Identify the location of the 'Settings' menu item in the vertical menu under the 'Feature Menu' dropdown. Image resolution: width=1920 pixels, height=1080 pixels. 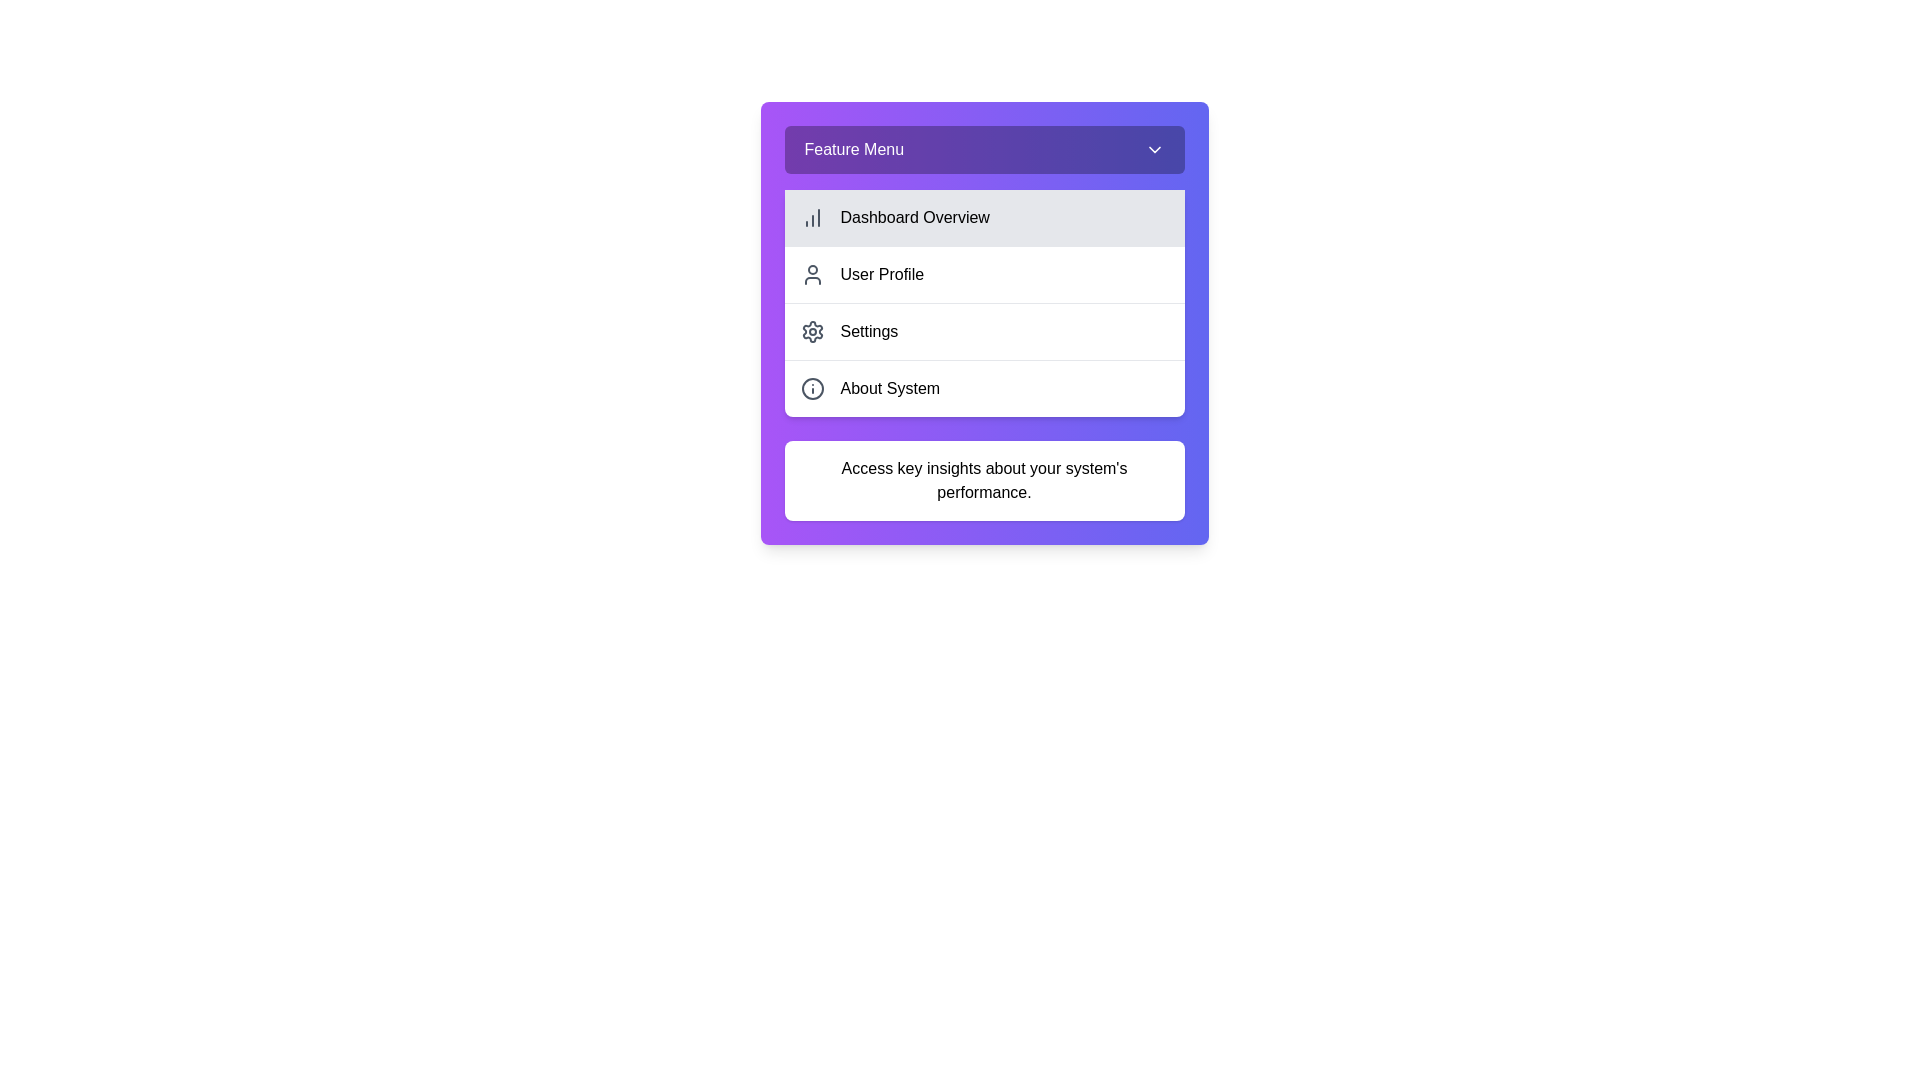
(984, 322).